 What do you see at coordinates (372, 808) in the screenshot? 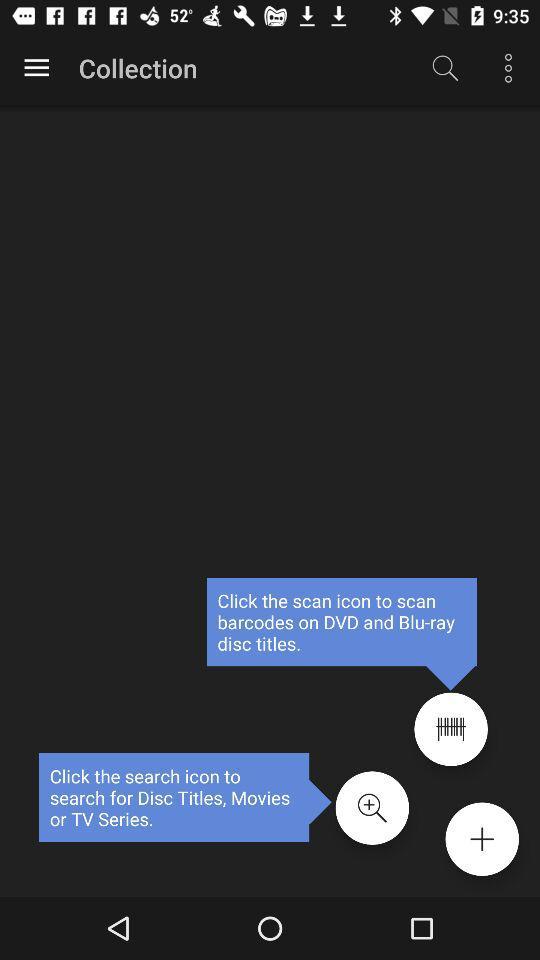
I see `search` at bounding box center [372, 808].